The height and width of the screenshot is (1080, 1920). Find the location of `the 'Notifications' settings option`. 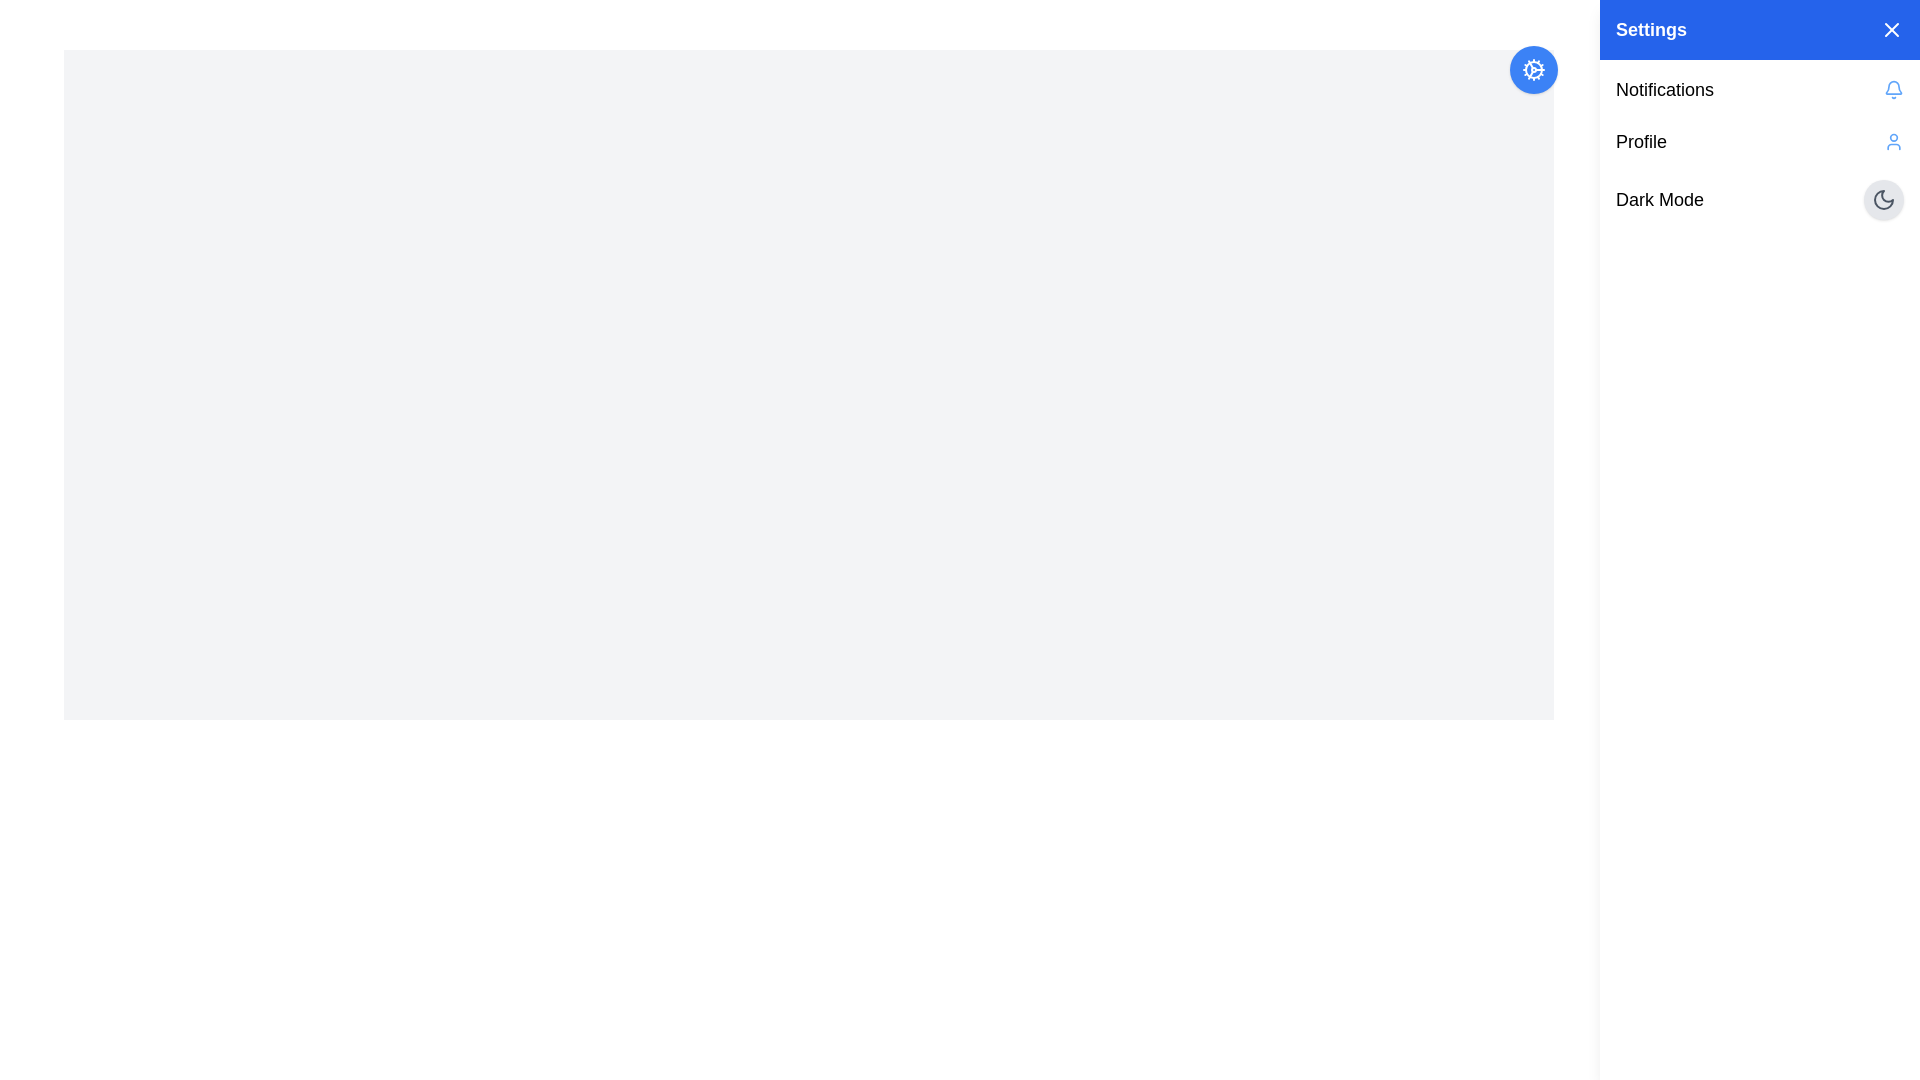

the 'Notifications' settings option is located at coordinates (1760, 88).